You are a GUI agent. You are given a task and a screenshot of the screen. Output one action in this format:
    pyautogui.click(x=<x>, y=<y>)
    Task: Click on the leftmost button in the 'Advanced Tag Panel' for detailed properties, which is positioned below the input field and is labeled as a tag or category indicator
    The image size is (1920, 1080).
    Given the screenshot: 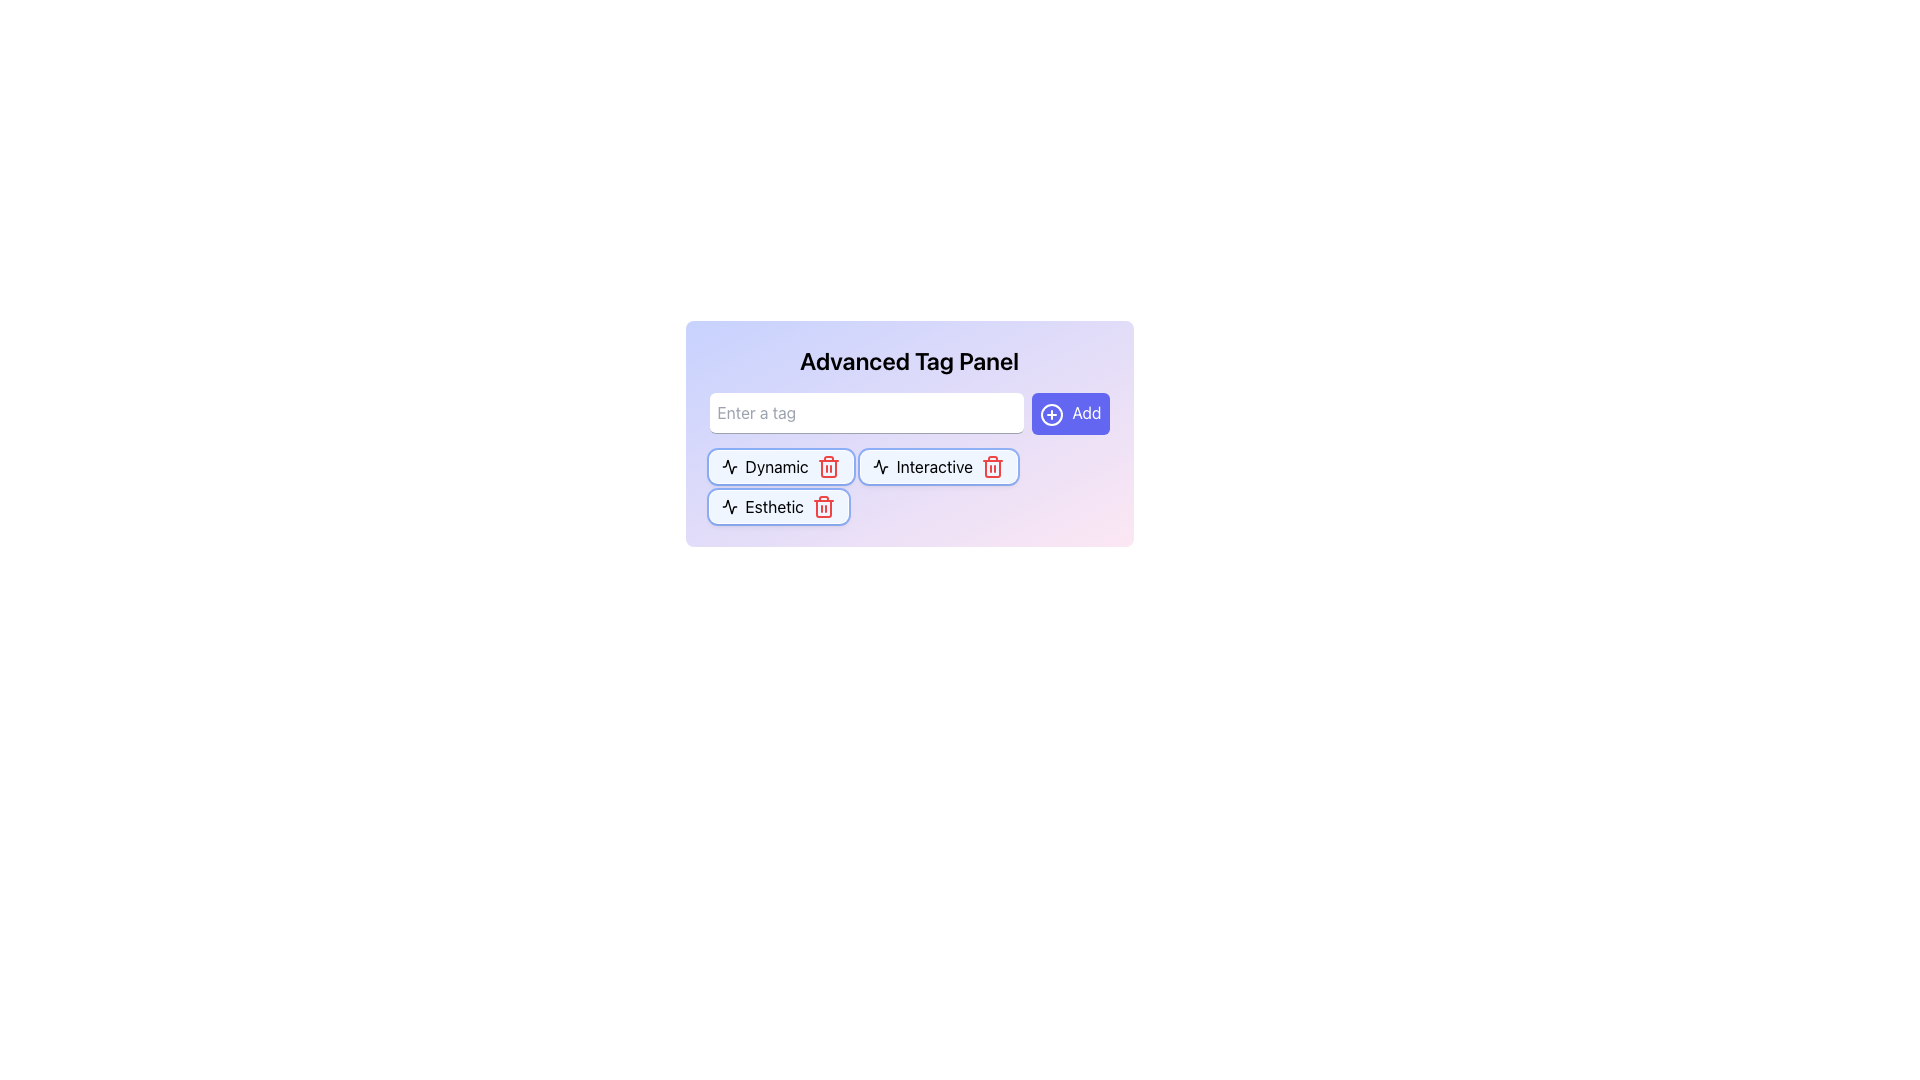 What is the action you would take?
    pyautogui.click(x=780, y=466)
    